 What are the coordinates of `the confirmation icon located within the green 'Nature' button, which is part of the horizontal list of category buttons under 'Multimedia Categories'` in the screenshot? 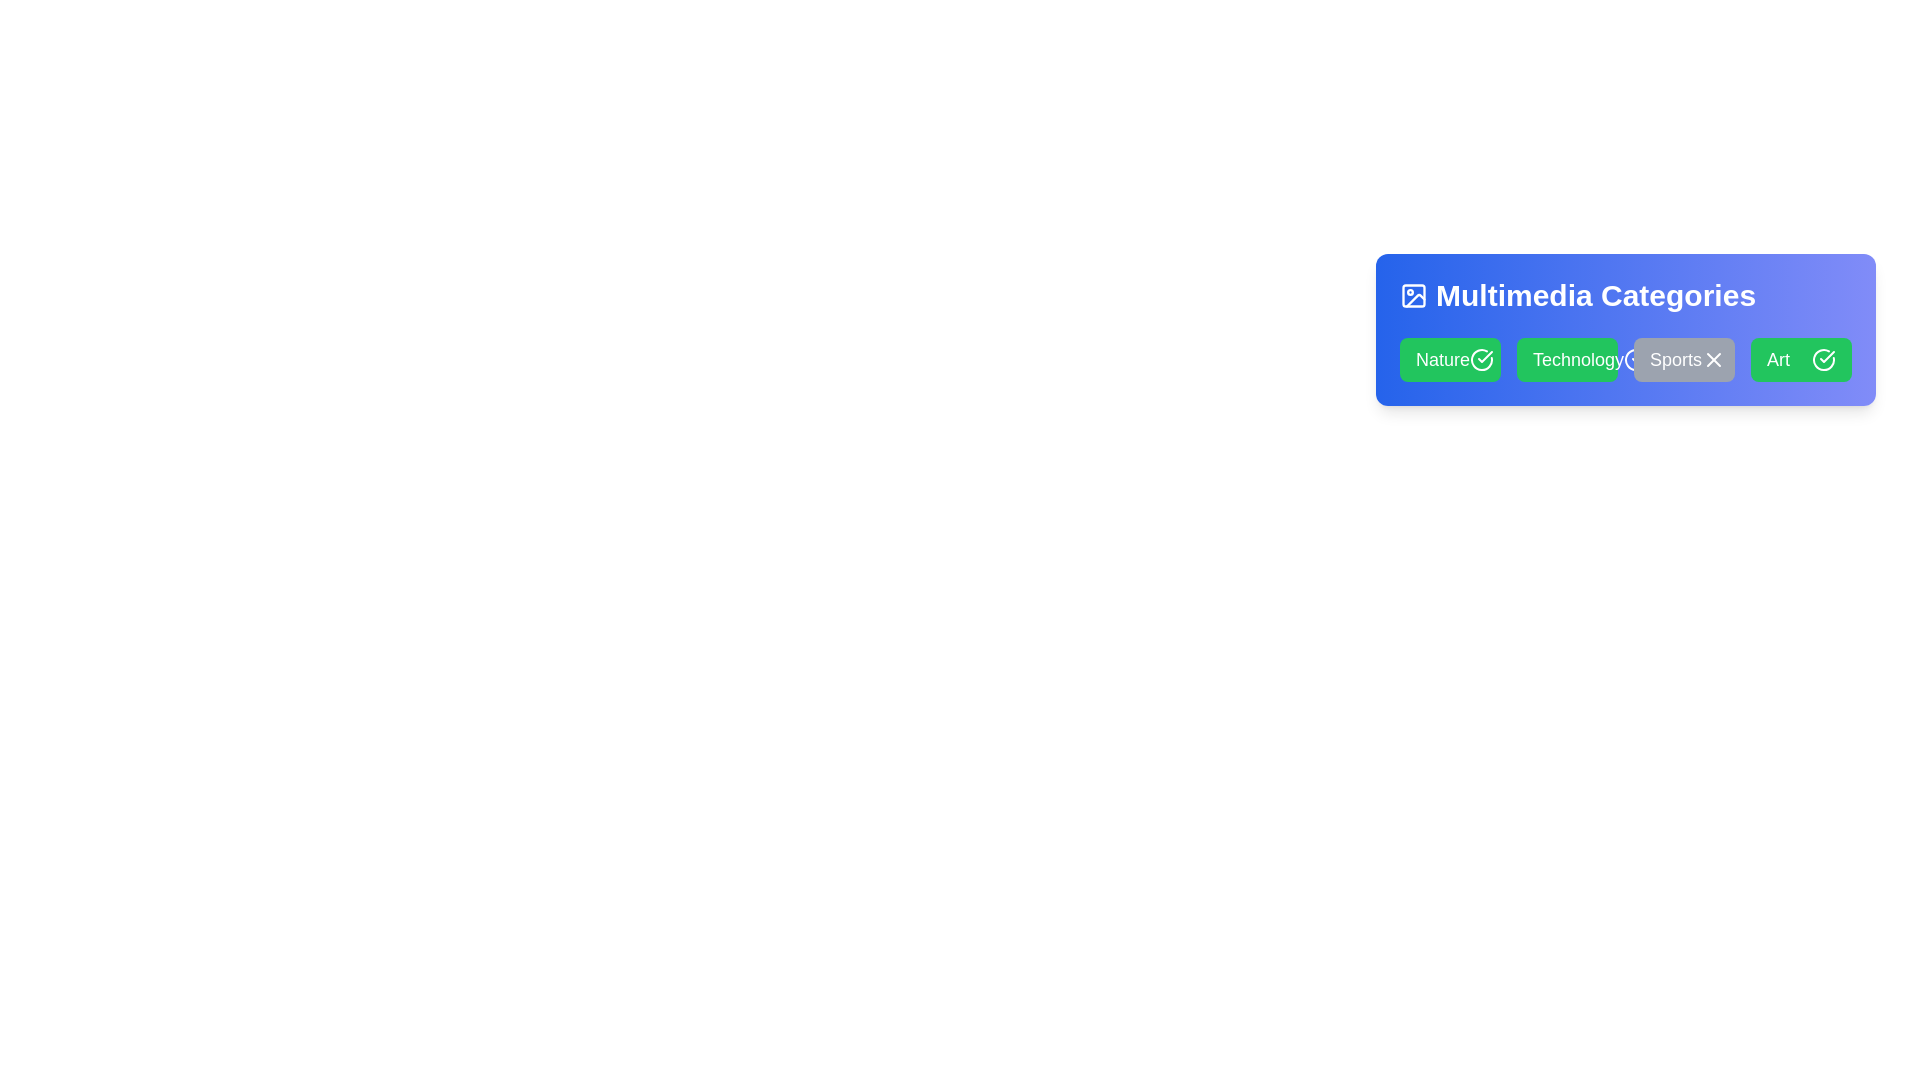 It's located at (1482, 358).